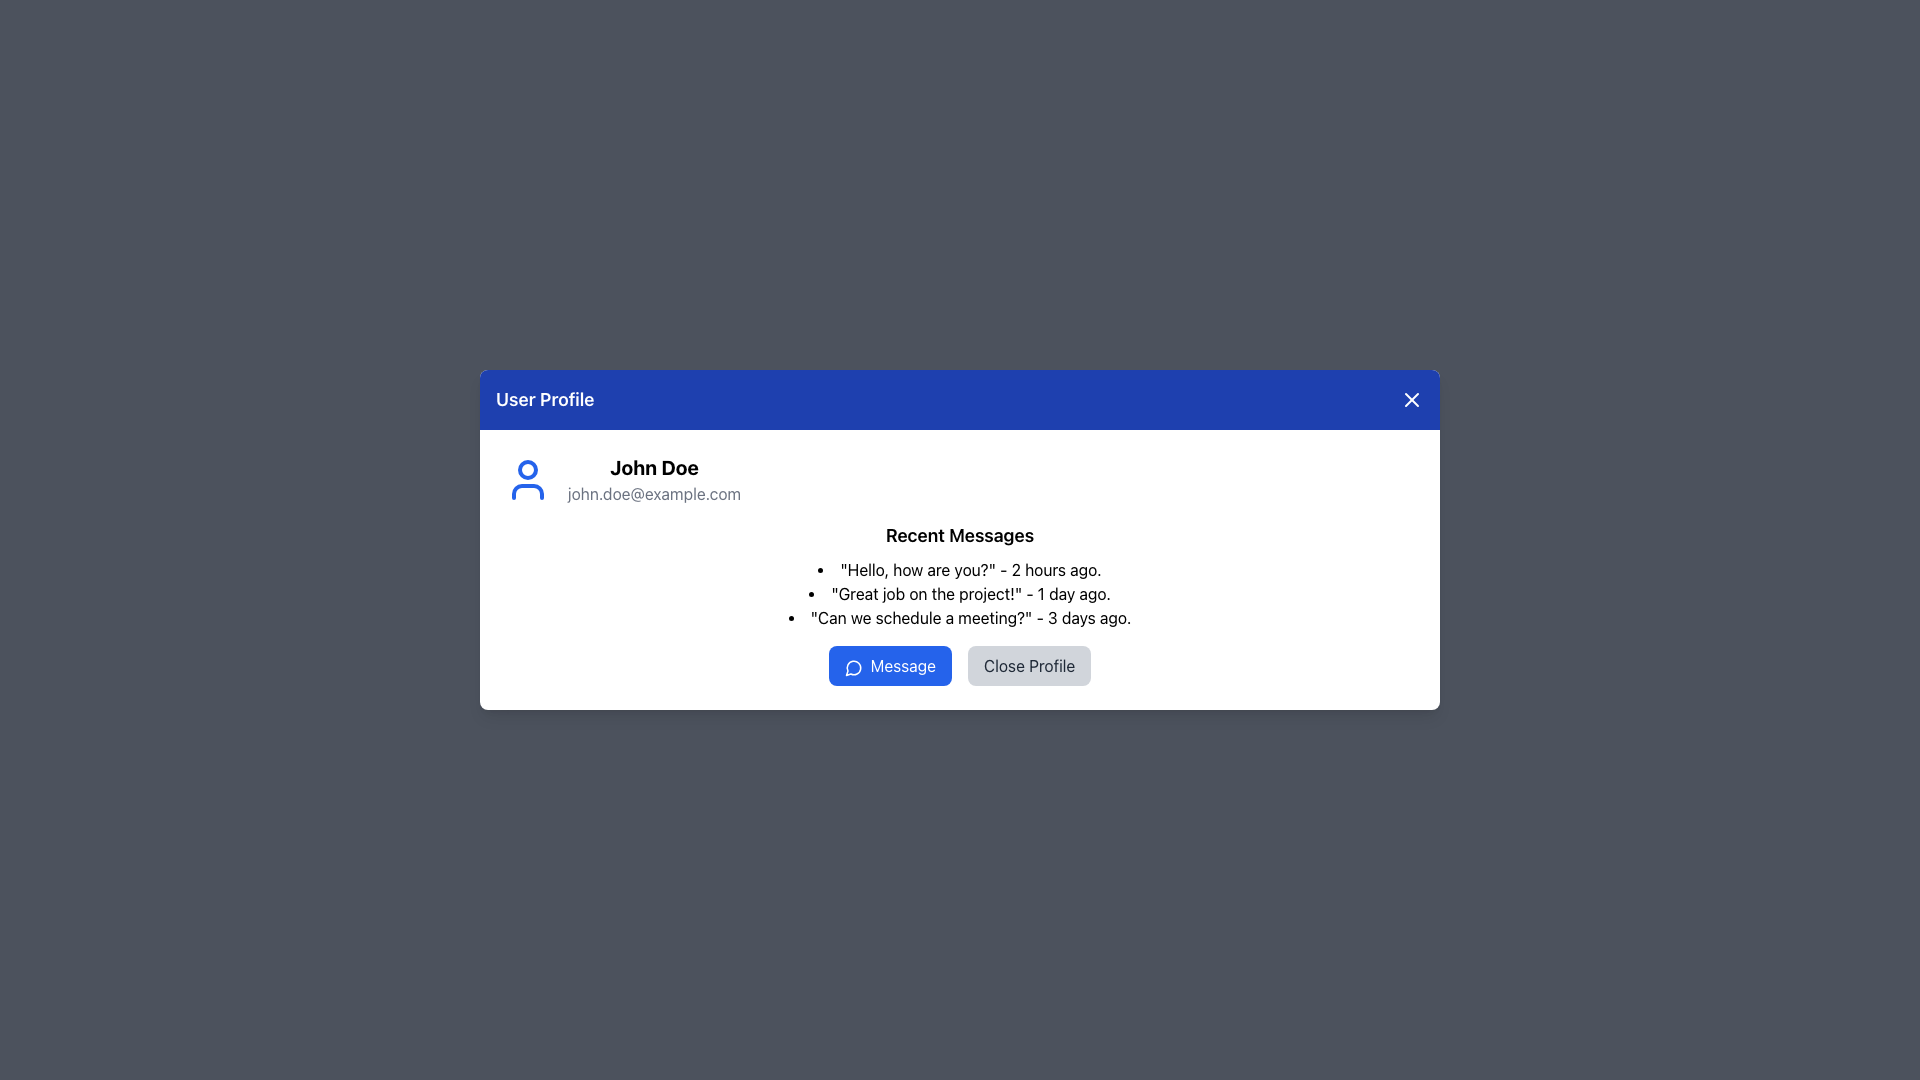  What do you see at coordinates (1029, 666) in the screenshot?
I see `the close button located at the bottom right of the profile card to observe the hover effect` at bounding box center [1029, 666].